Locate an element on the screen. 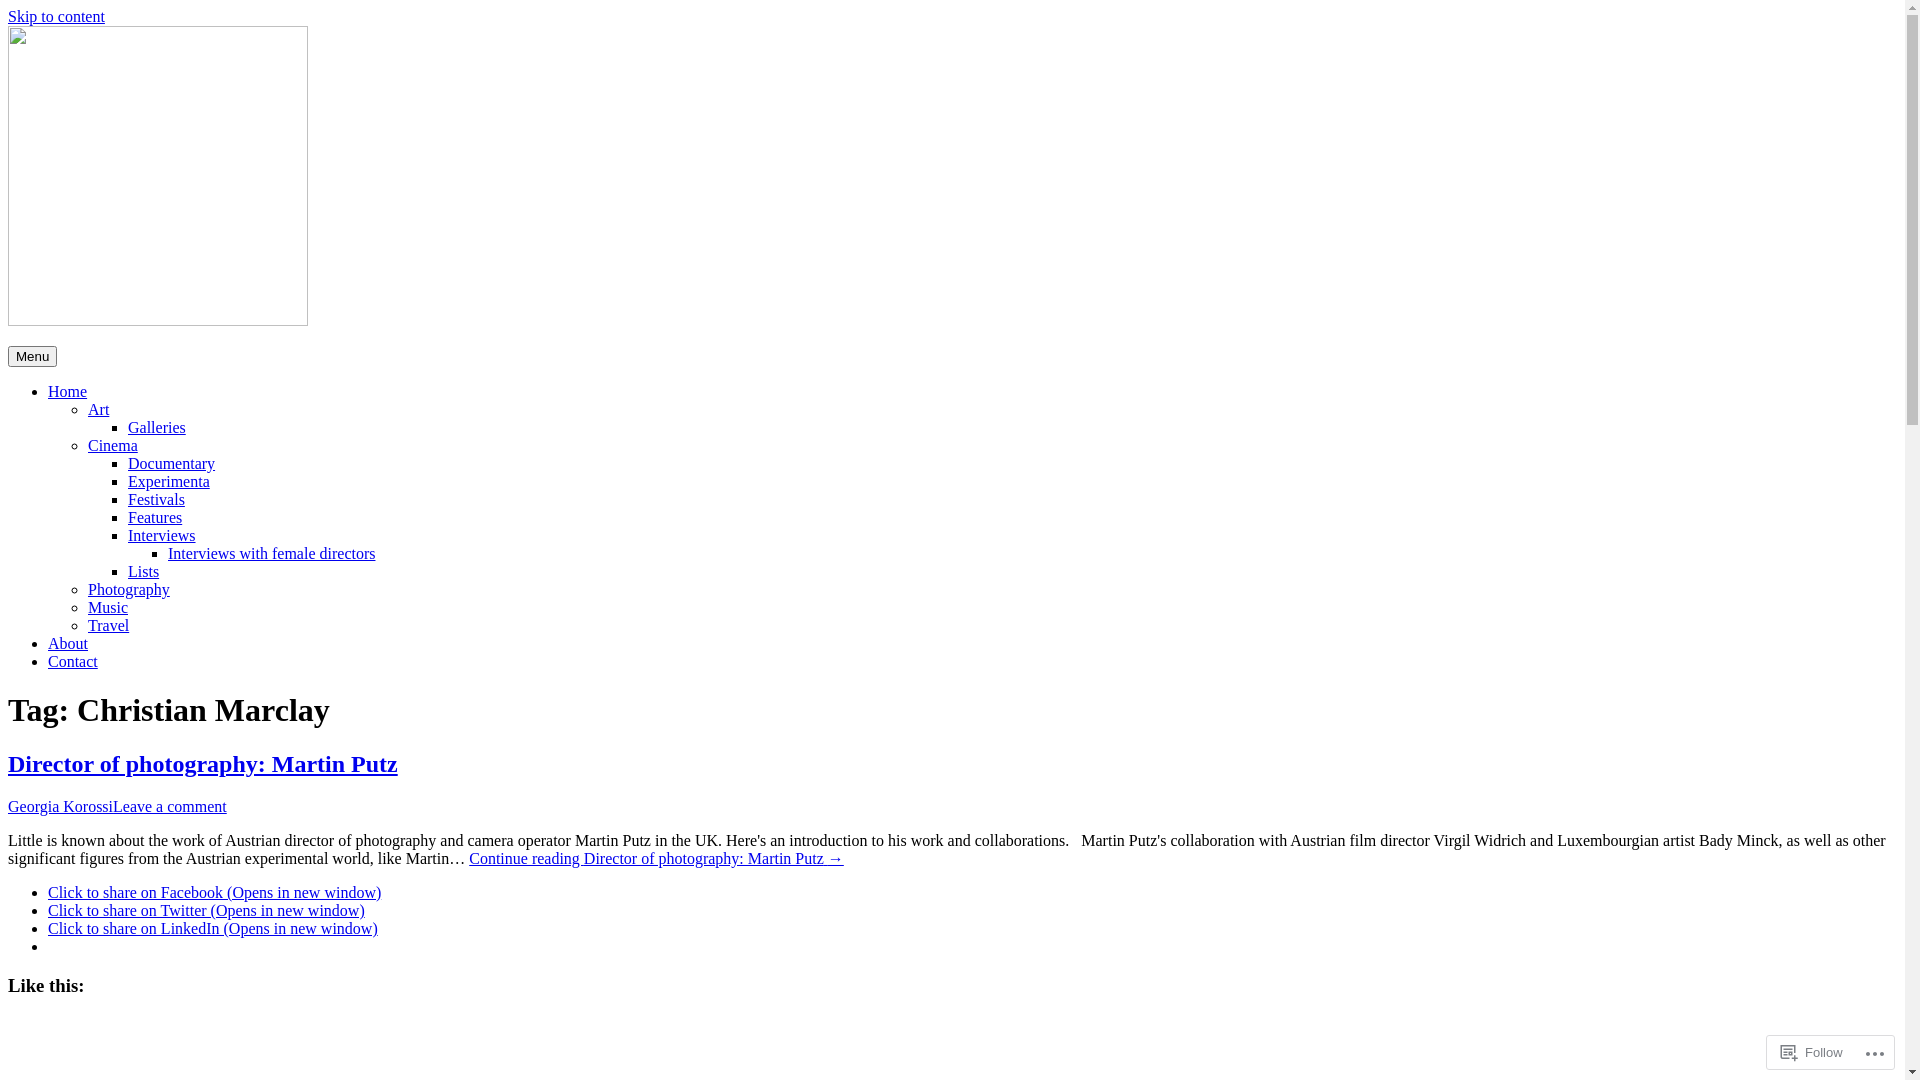 This screenshot has width=1920, height=1080. 'About' is located at coordinates (67, 643).